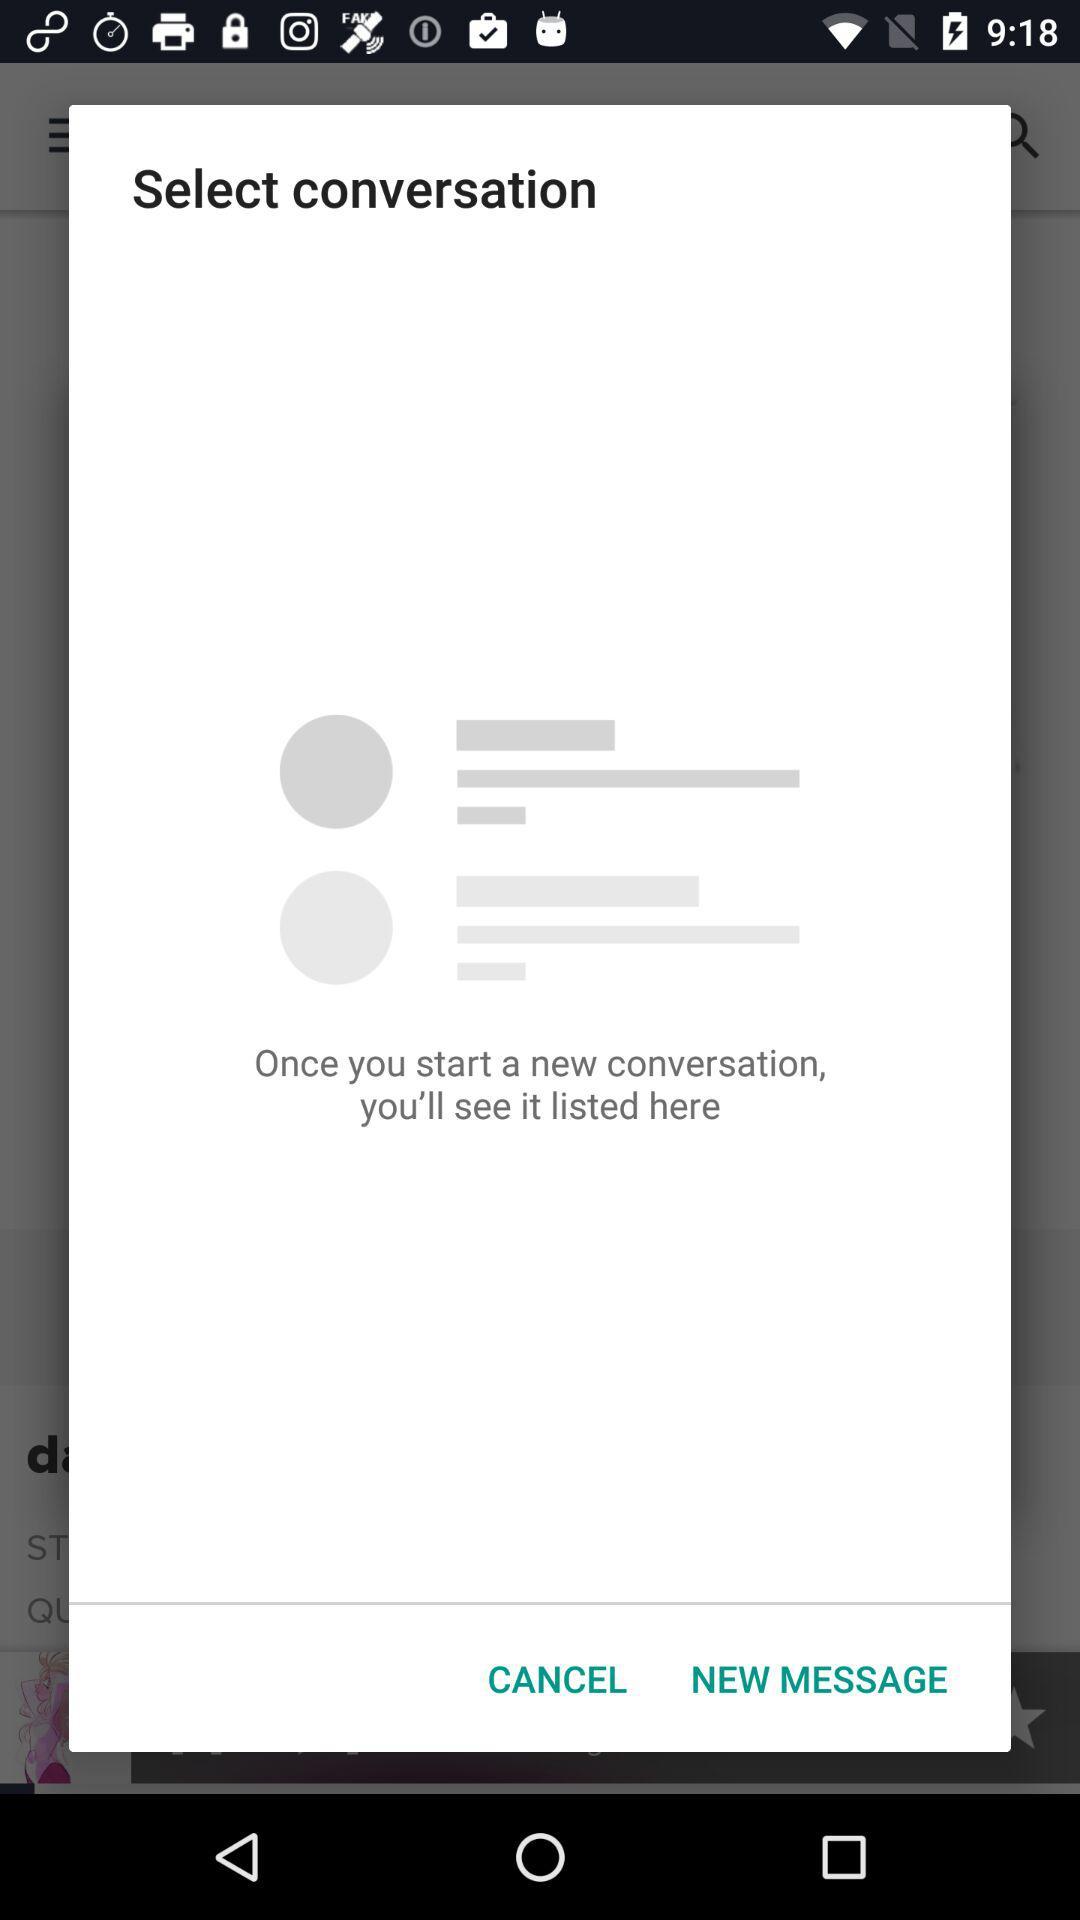  Describe the element at coordinates (819, 1678) in the screenshot. I see `the button to the right of the cancel` at that location.